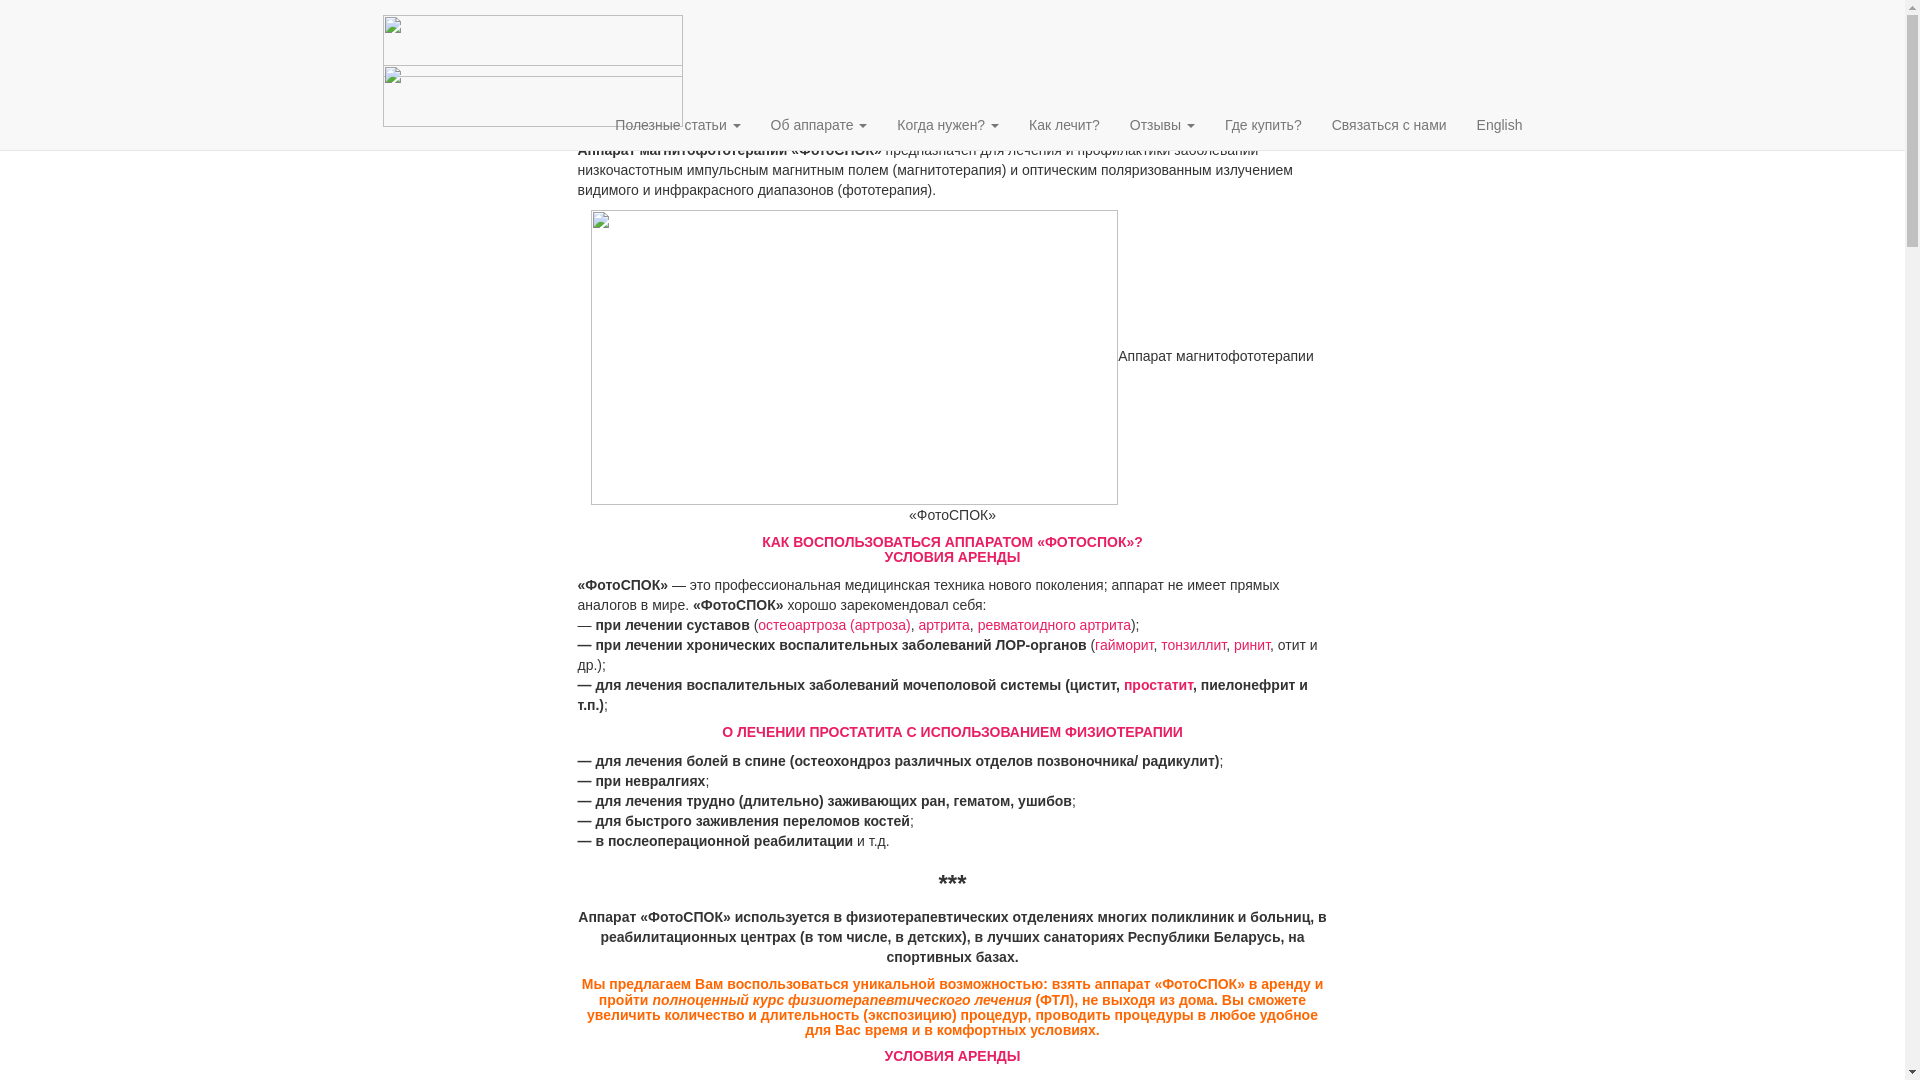 This screenshot has height=1080, width=1920. I want to click on 'English', so click(1462, 124).